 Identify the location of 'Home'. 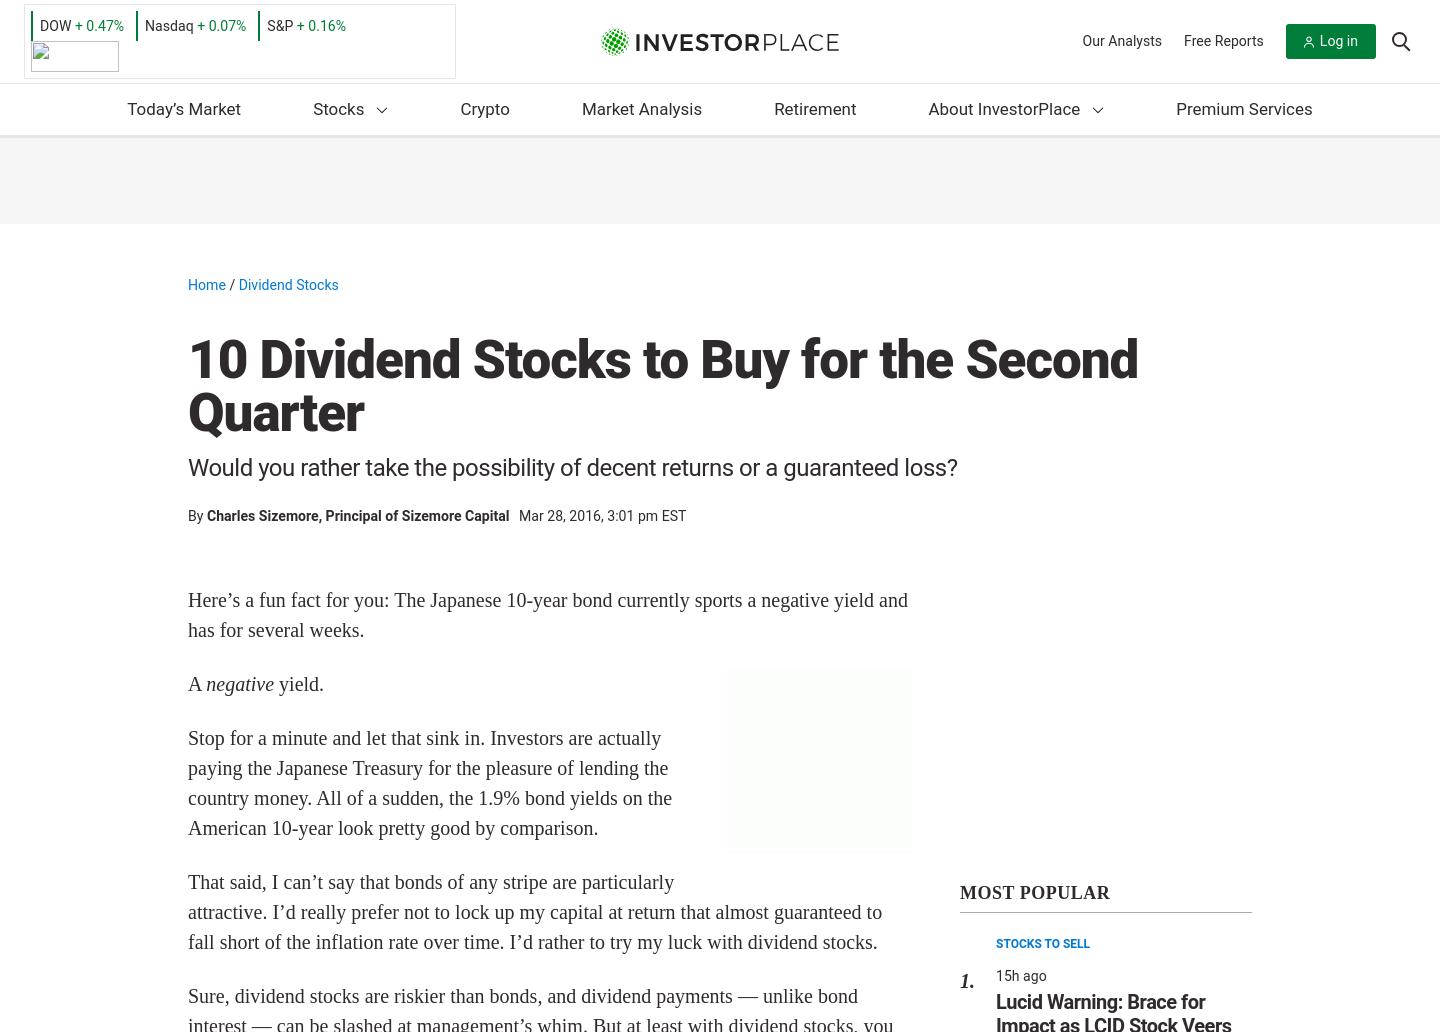
(188, 285).